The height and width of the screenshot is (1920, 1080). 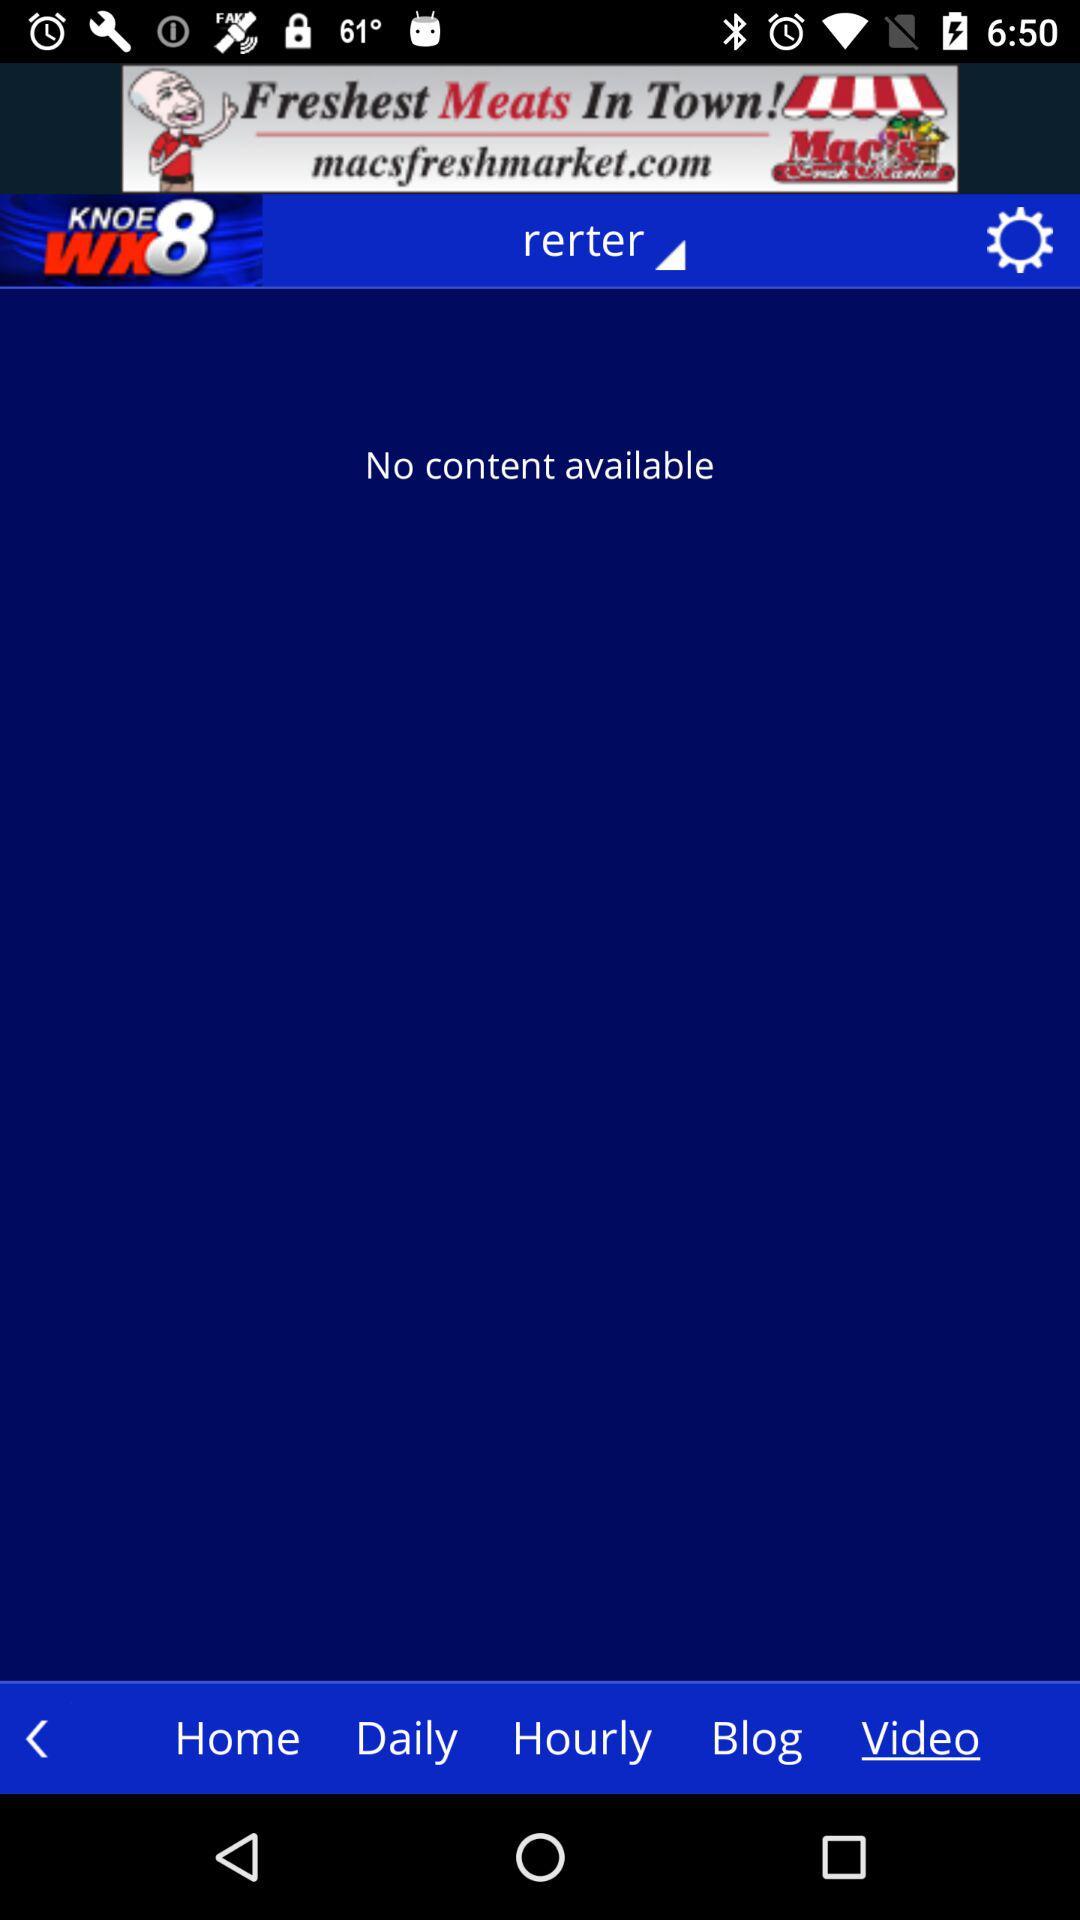 I want to click on the arrow_backward icon, so click(x=36, y=1737).